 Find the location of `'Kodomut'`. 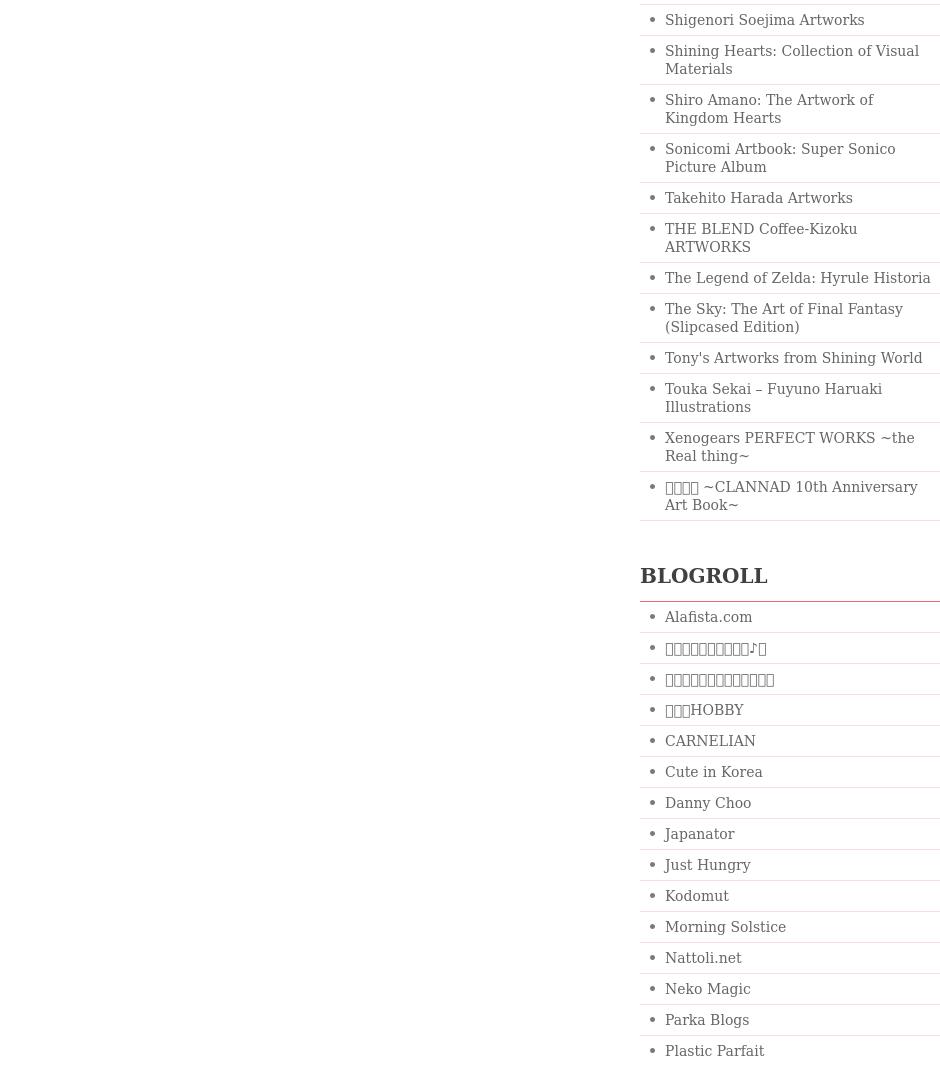

'Kodomut' is located at coordinates (695, 895).